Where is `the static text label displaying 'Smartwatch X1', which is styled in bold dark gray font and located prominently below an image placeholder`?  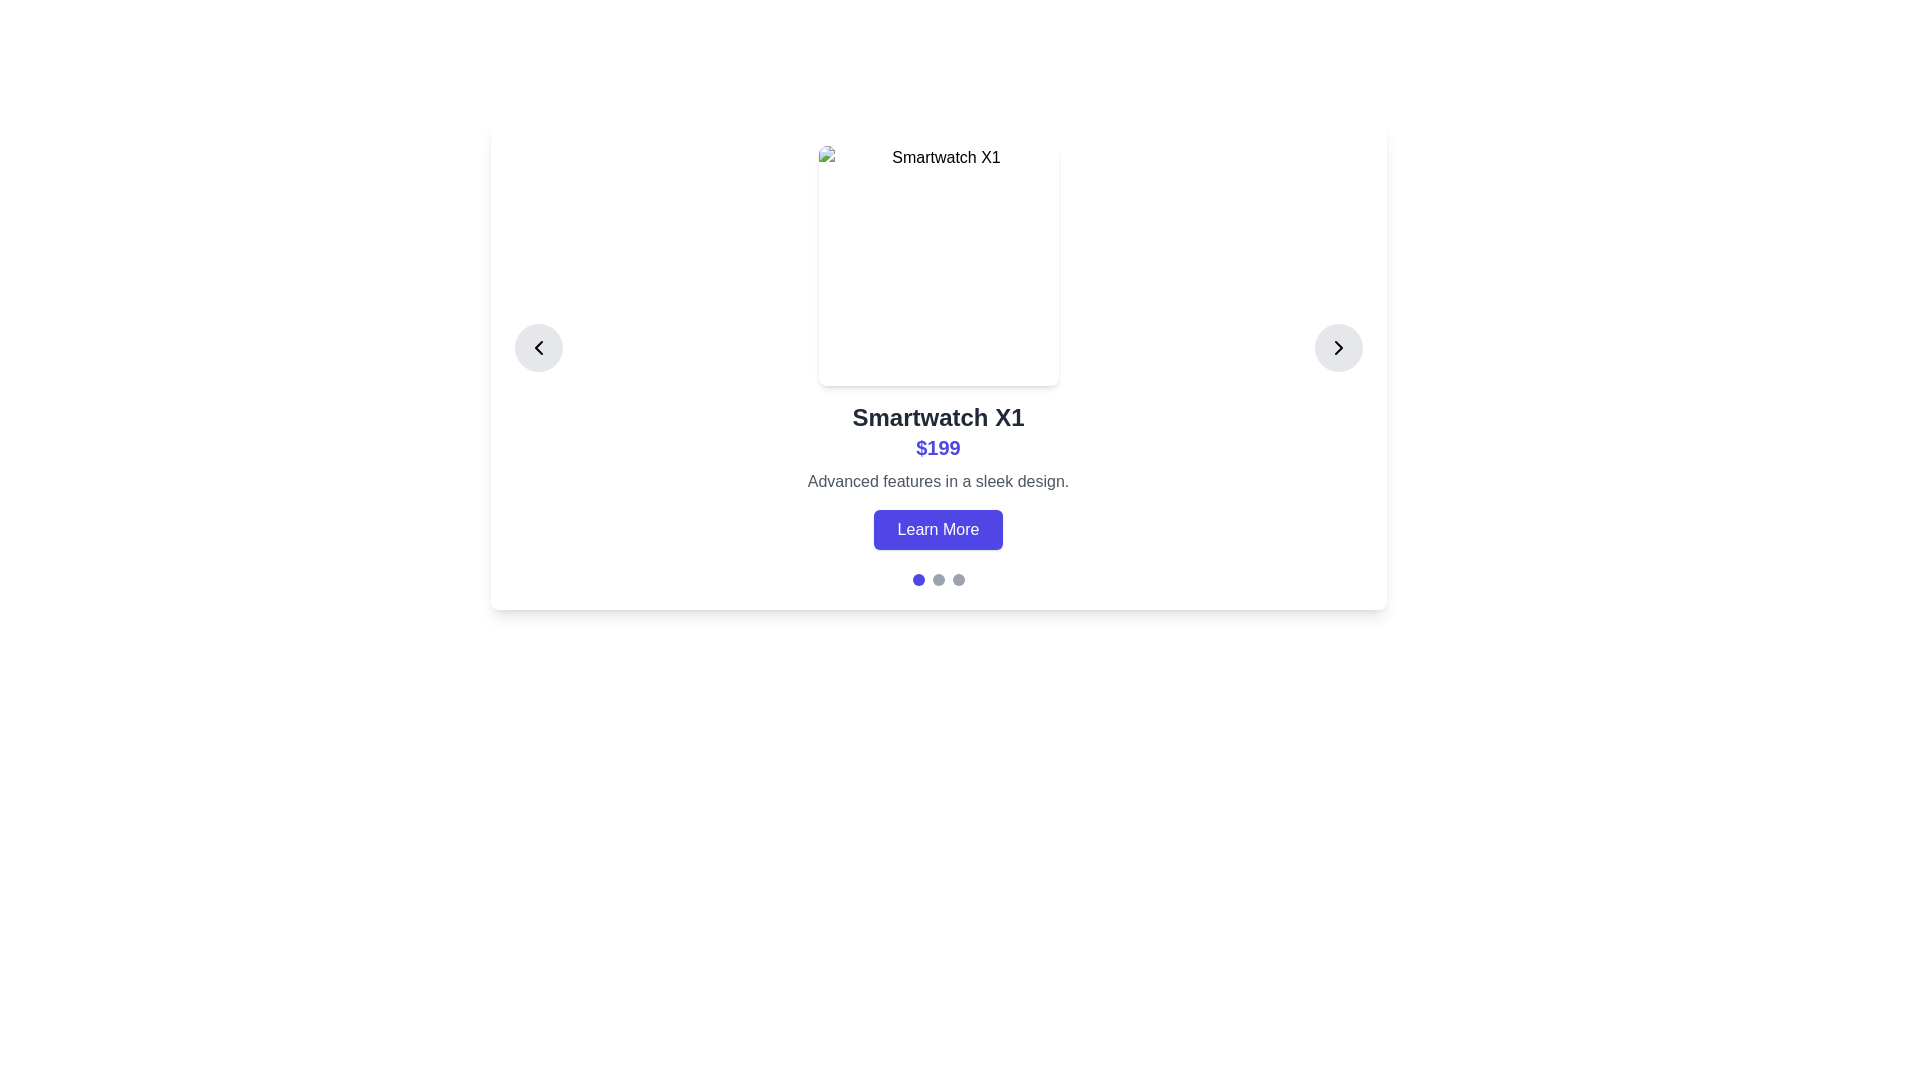
the static text label displaying 'Smartwatch X1', which is styled in bold dark gray font and located prominently below an image placeholder is located at coordinates (937, 416).